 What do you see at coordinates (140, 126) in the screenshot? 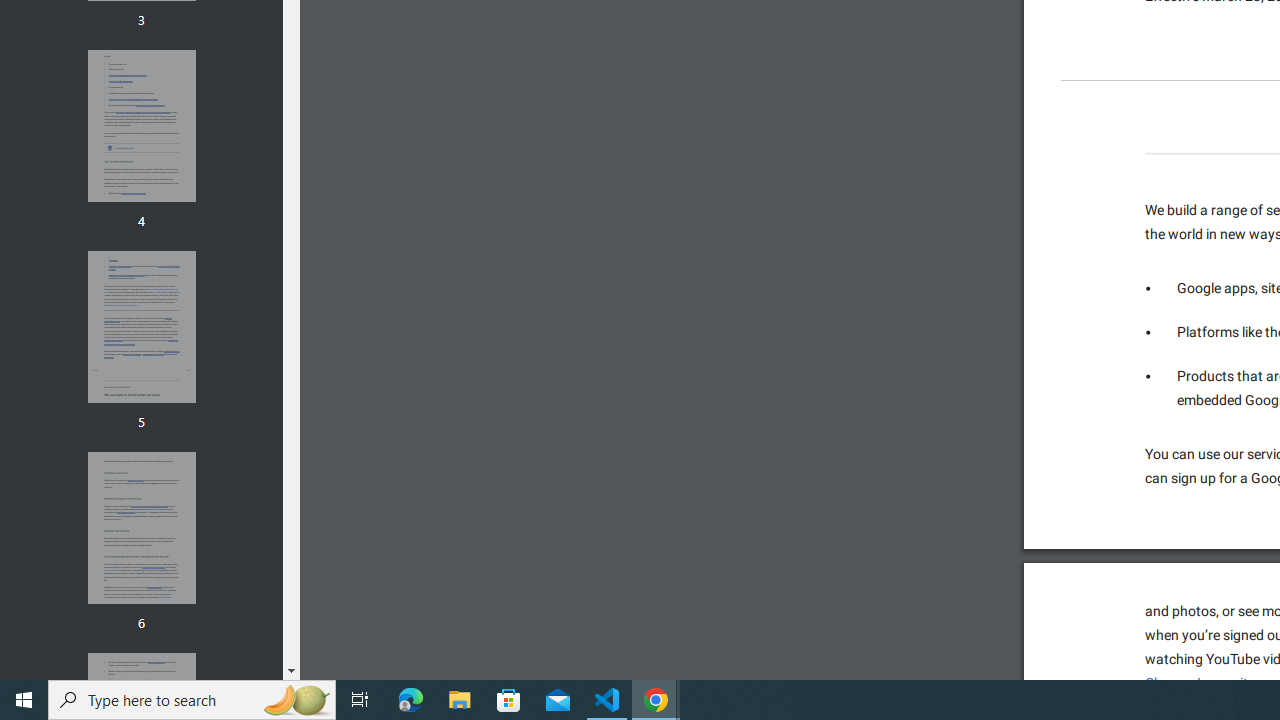
I see `'Thumbnail for page 4'` at bounding box center [140, 126].